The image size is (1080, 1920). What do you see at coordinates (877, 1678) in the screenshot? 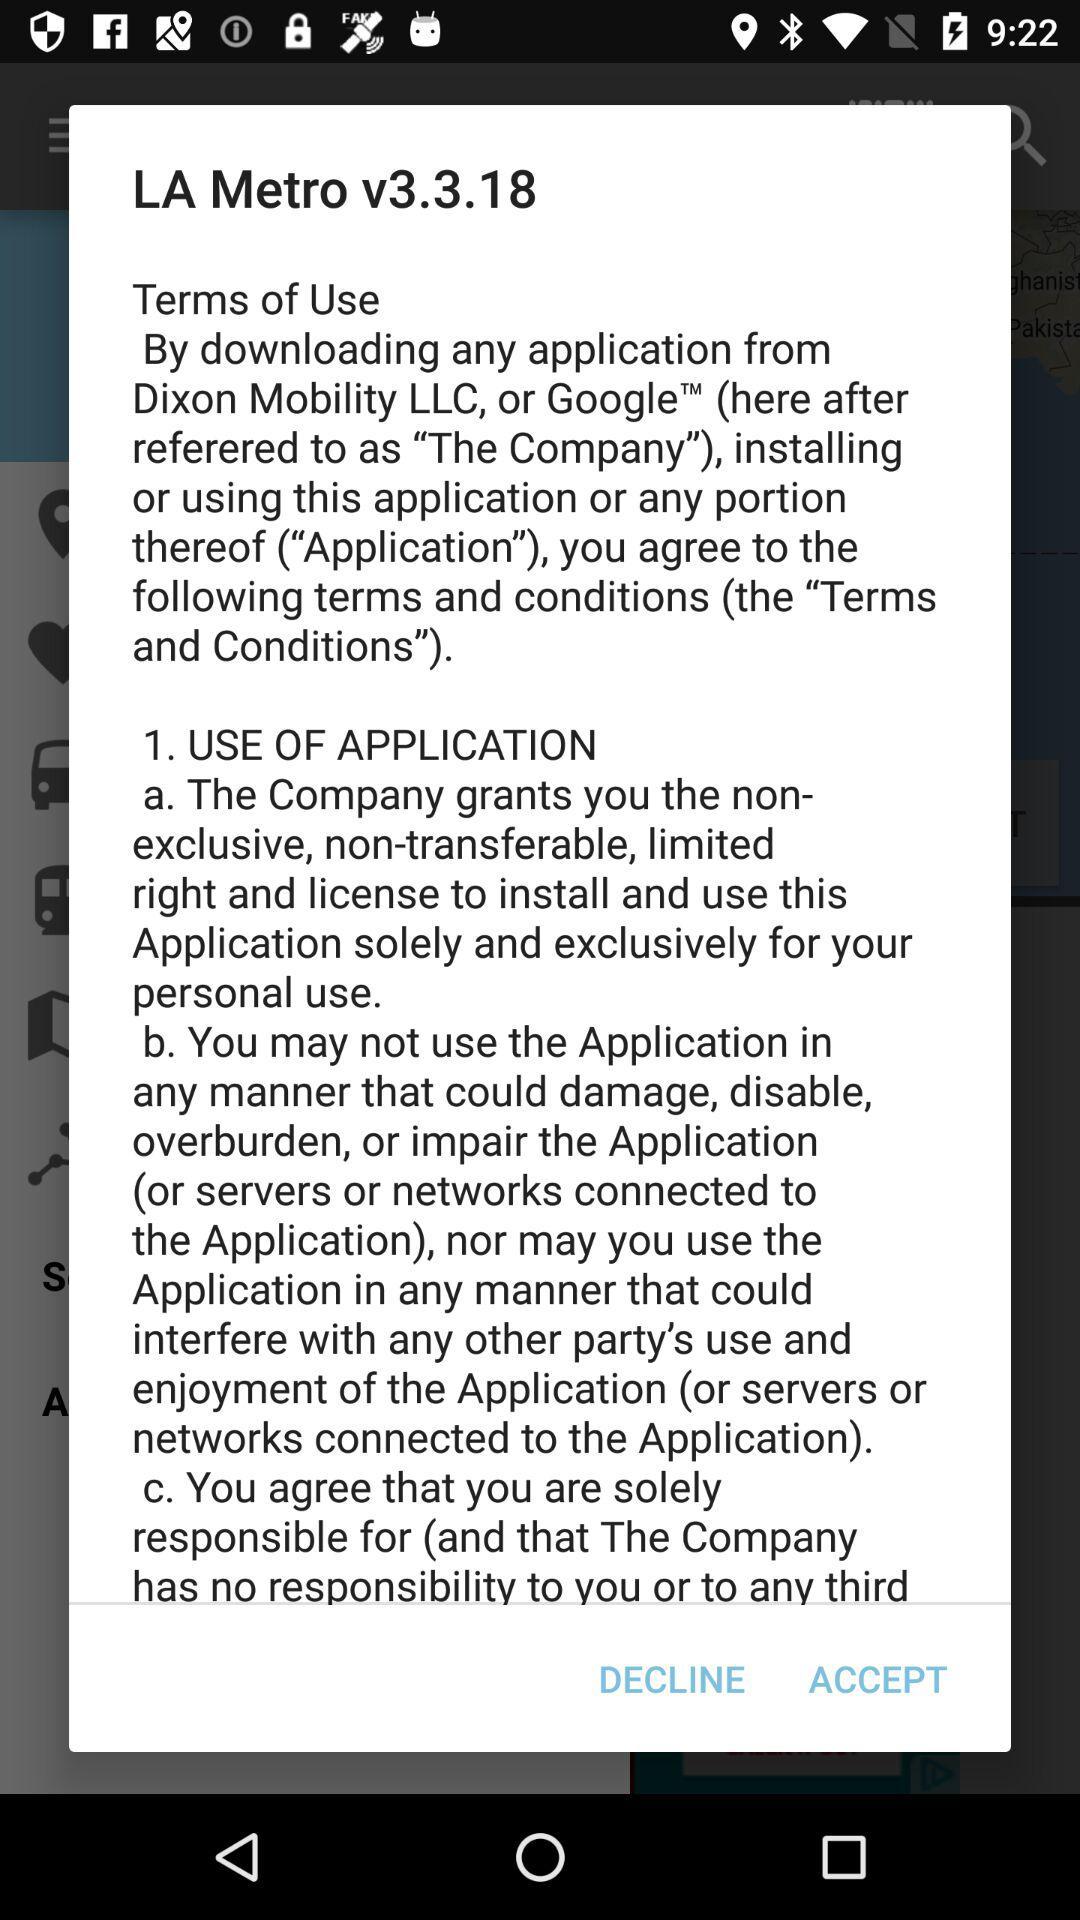
I see `item next to decline icon` at bounding box center [877, 1678].